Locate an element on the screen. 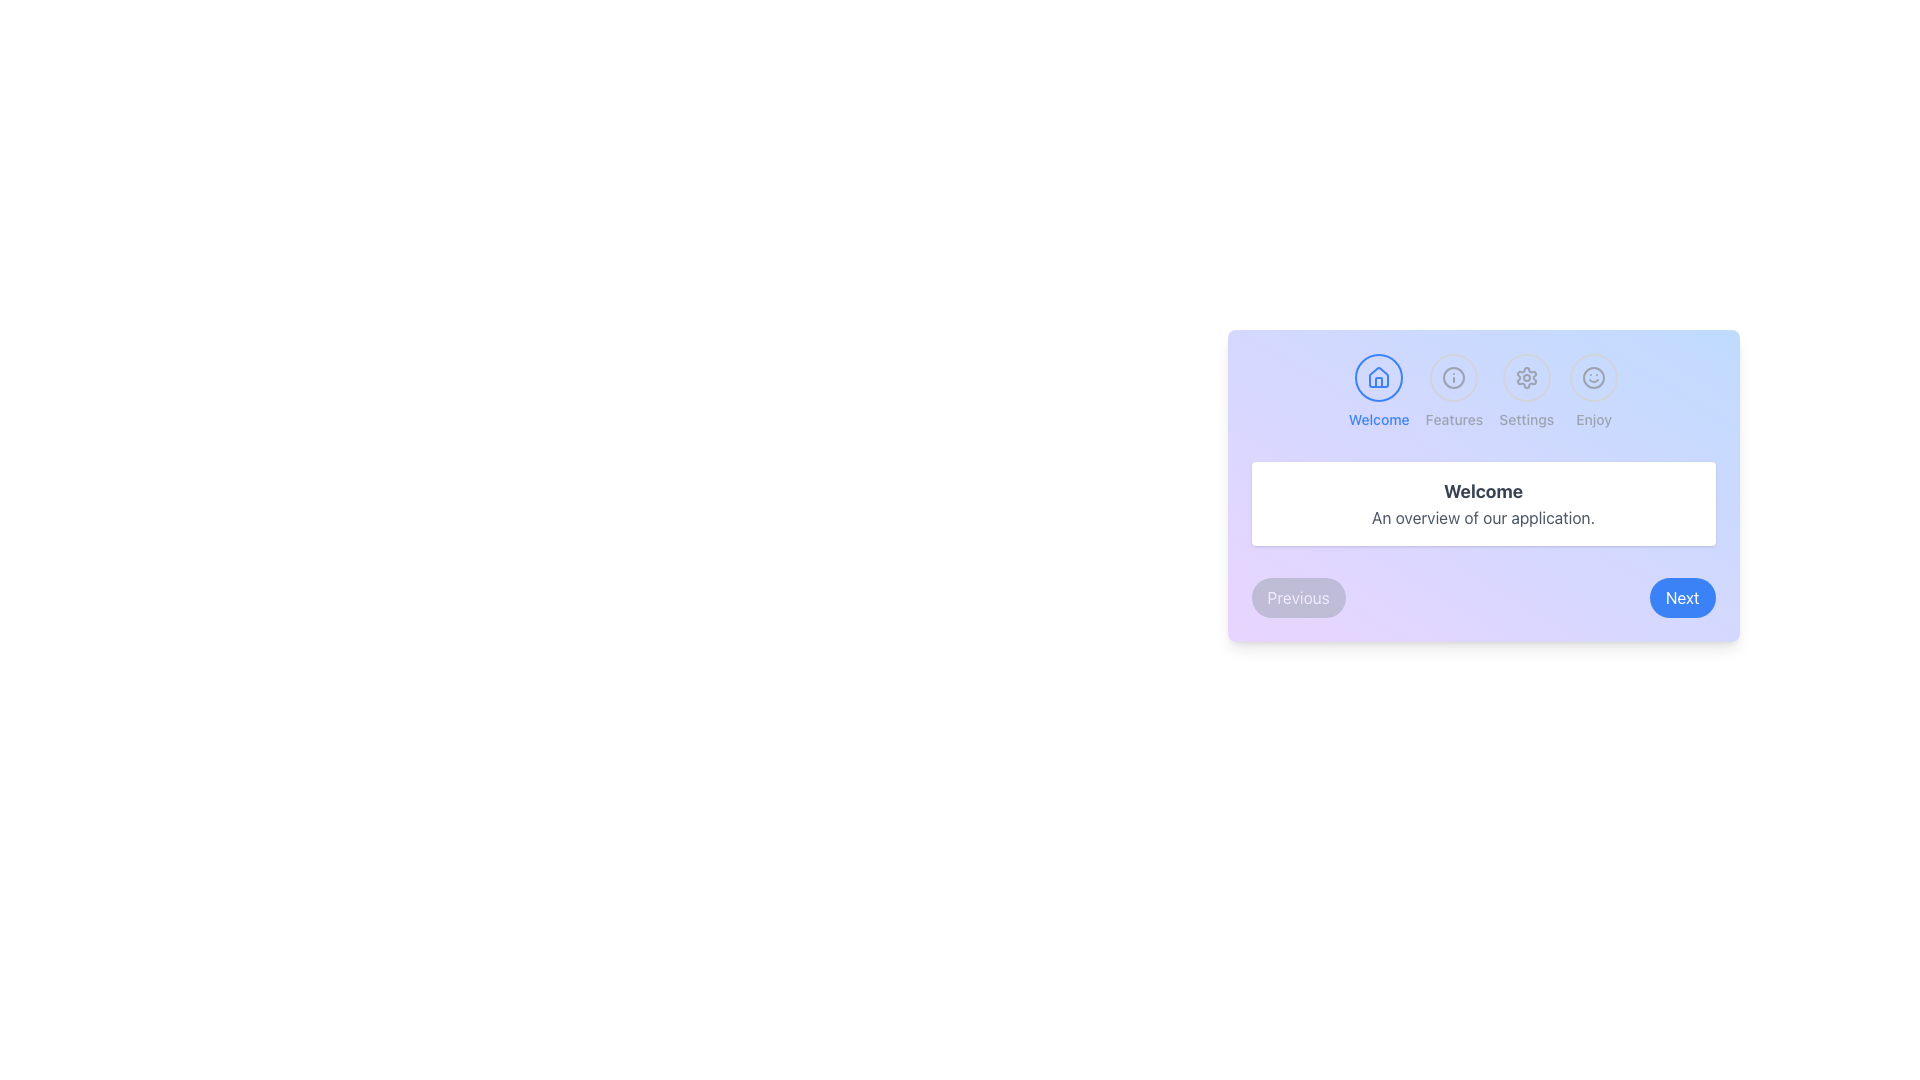  the rightmost circular smiling face icon in the menu beneath the label 'Enjoy' is located at coordinates (1593, 378).